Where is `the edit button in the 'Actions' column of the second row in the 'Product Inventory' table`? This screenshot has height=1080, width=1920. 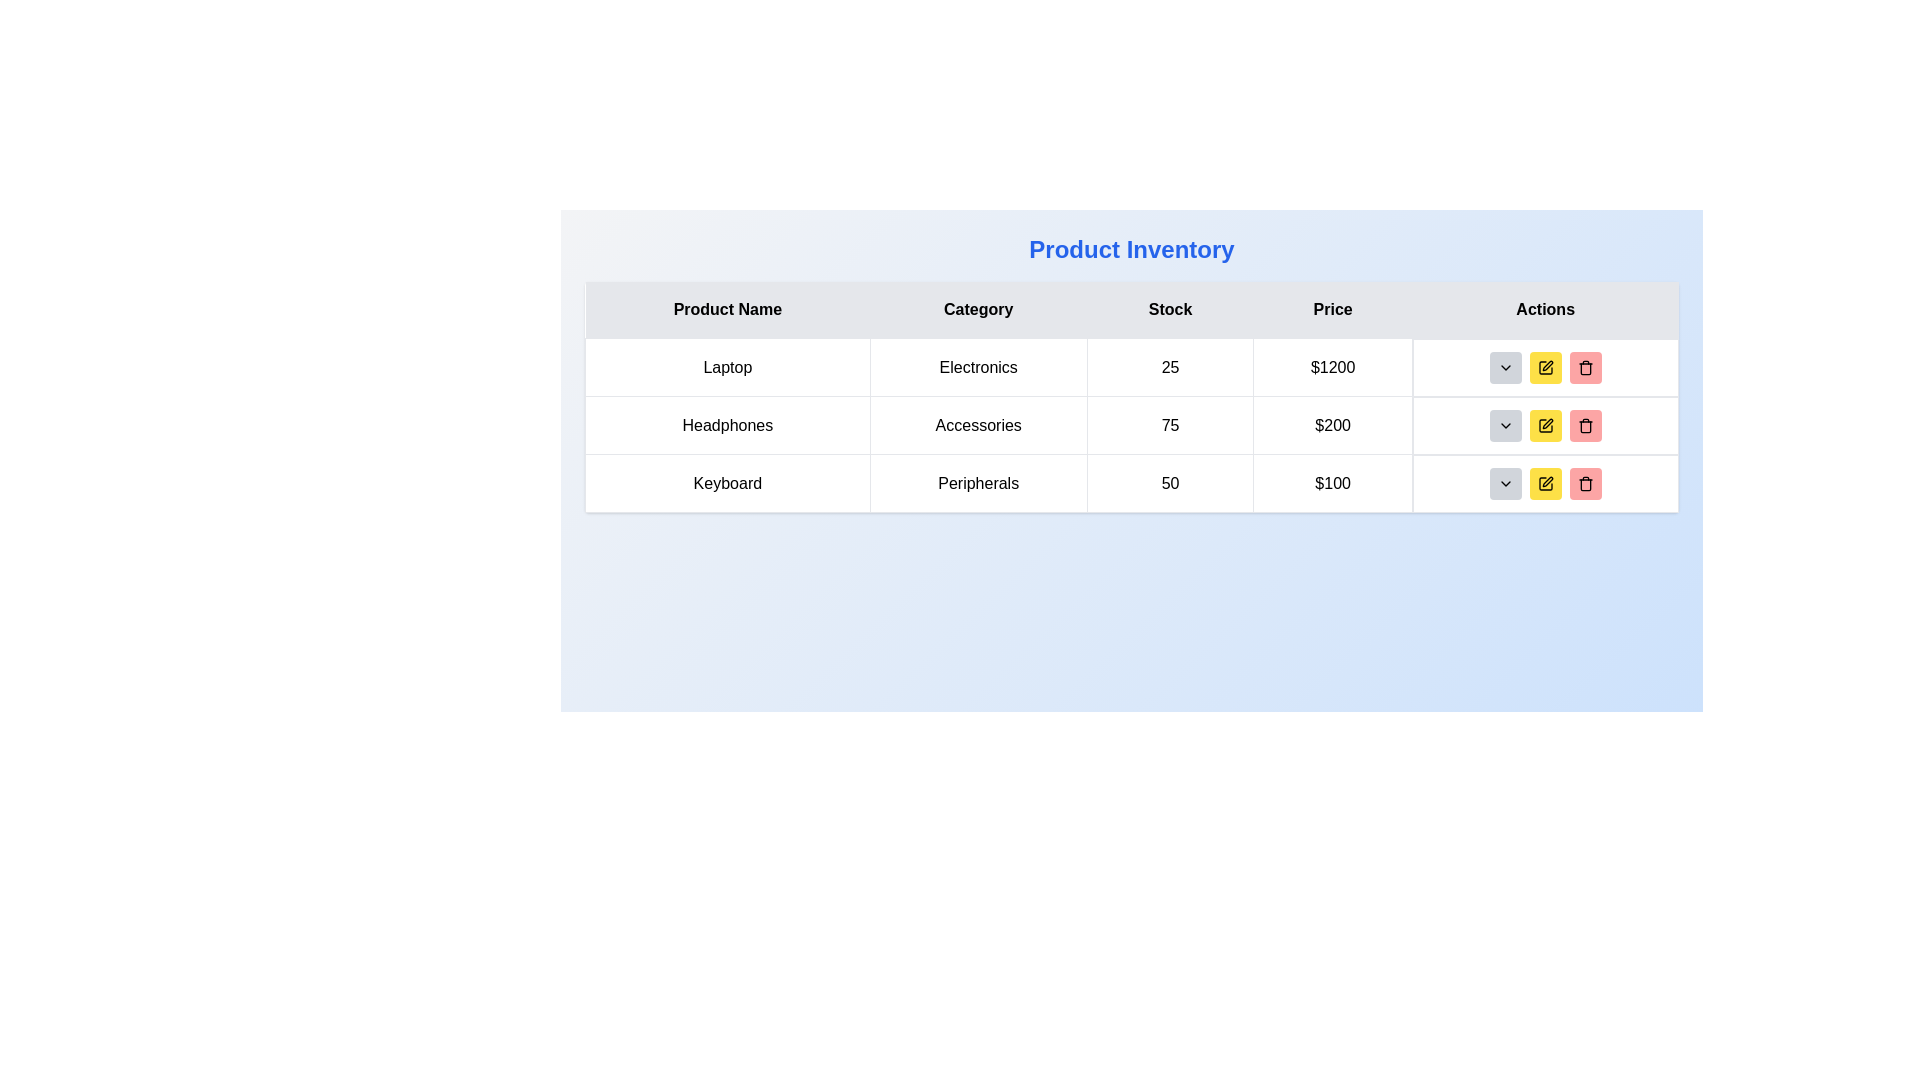 the edit button in the 'Actions' column of the second row in the 'Product Inventory' table is located at coordinates (1544, 424).